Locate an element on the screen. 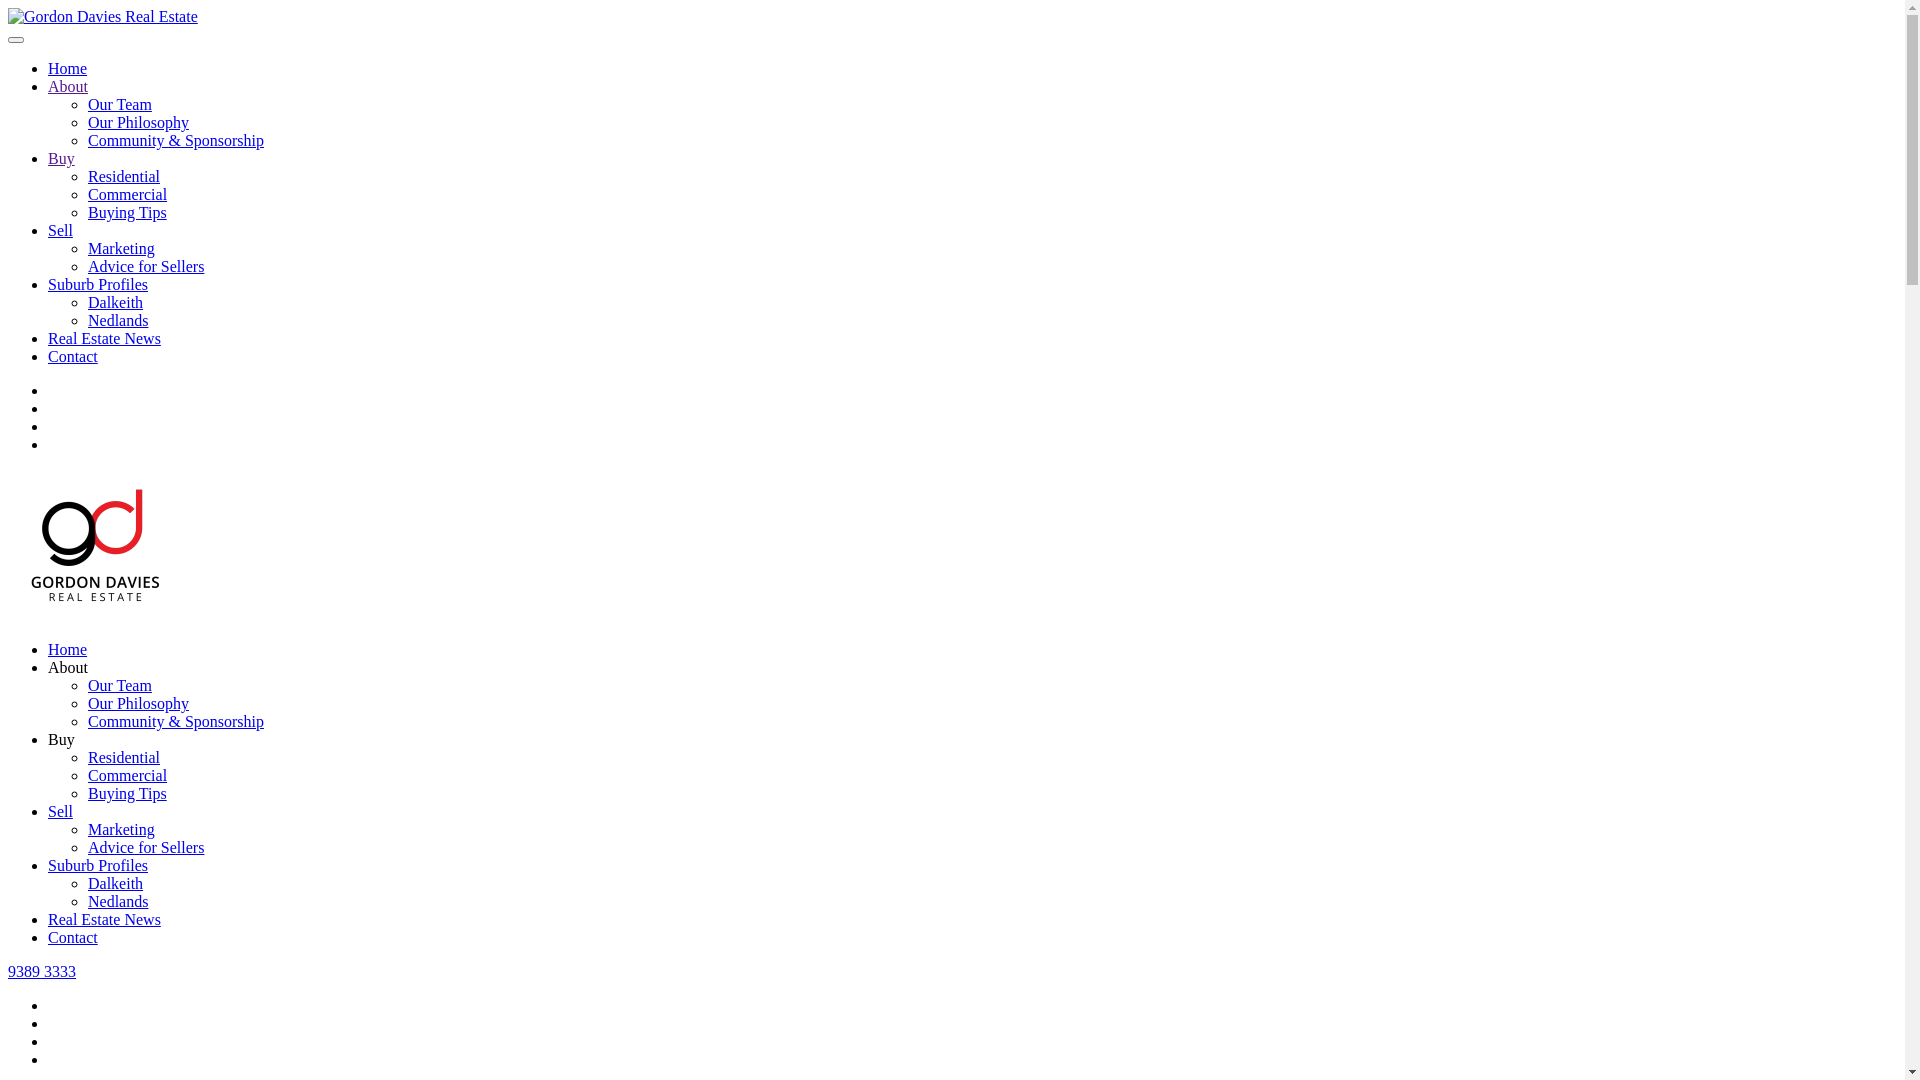 The image size is (1920, 1080). 'About' is located at coordinates (48, 667).